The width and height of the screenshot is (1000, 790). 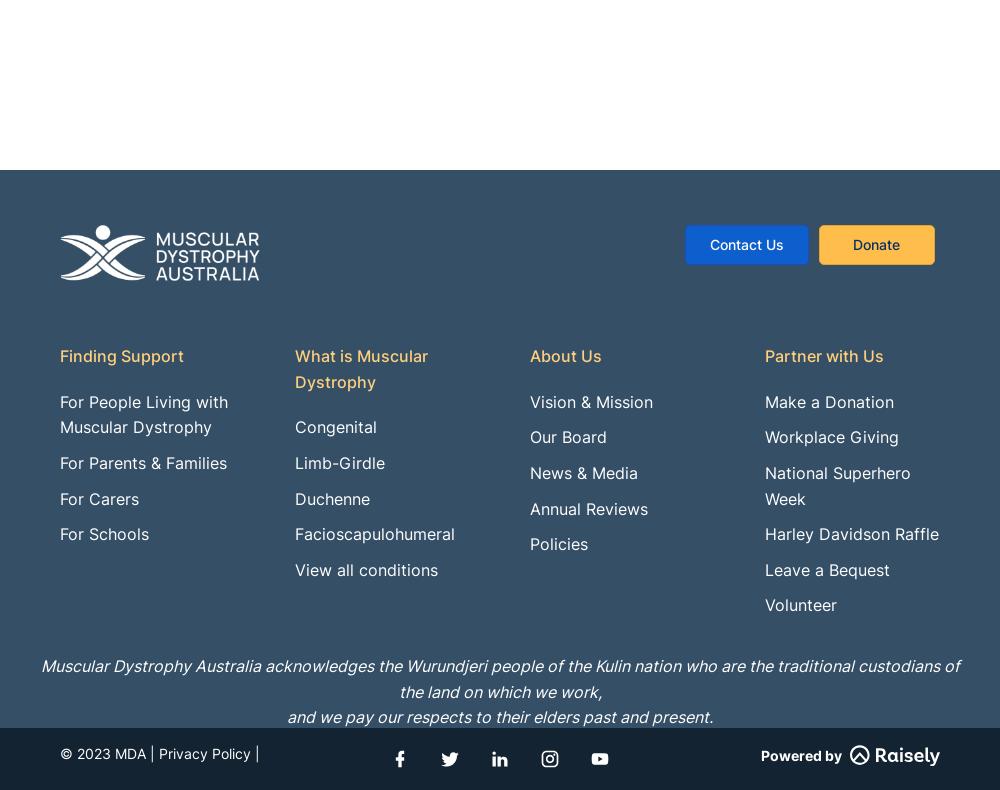 I want to click on 'Finding Support', so click(x=121, y=355).